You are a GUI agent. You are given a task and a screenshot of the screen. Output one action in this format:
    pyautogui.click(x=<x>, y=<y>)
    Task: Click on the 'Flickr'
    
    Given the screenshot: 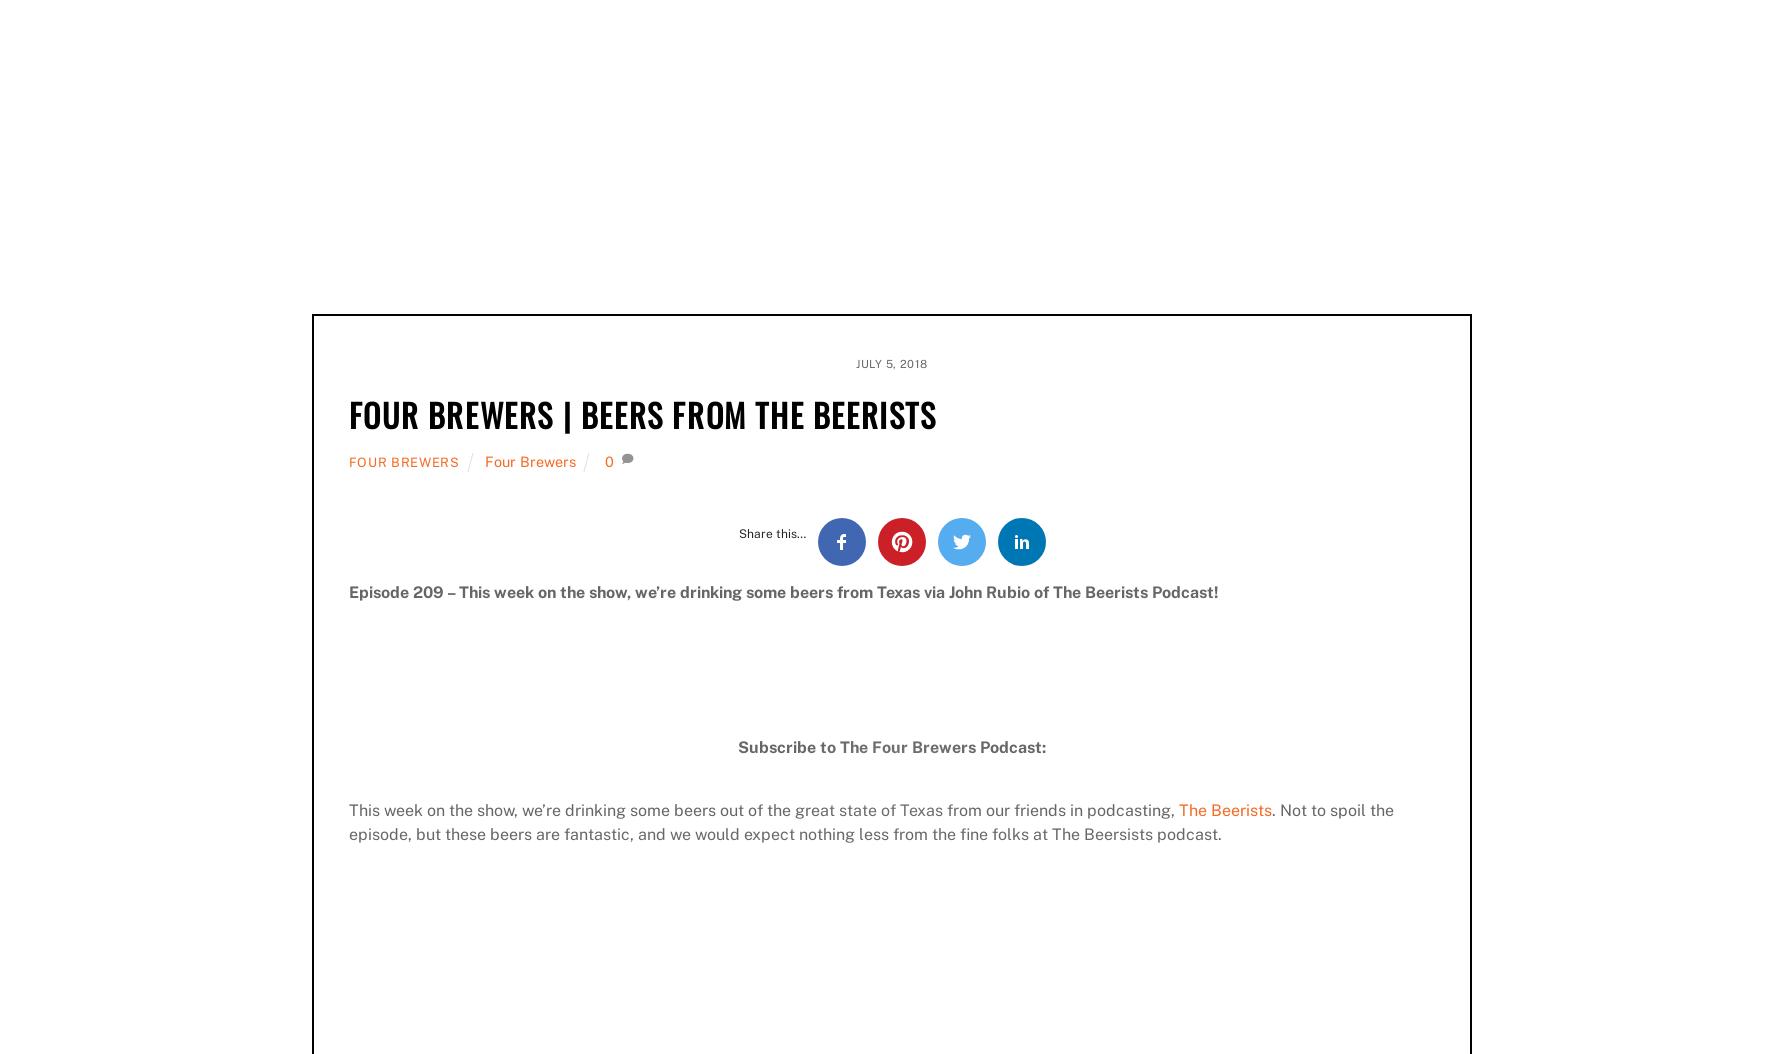 What is the action you would take?
    pyautogui.click(x=774, y=205)
    